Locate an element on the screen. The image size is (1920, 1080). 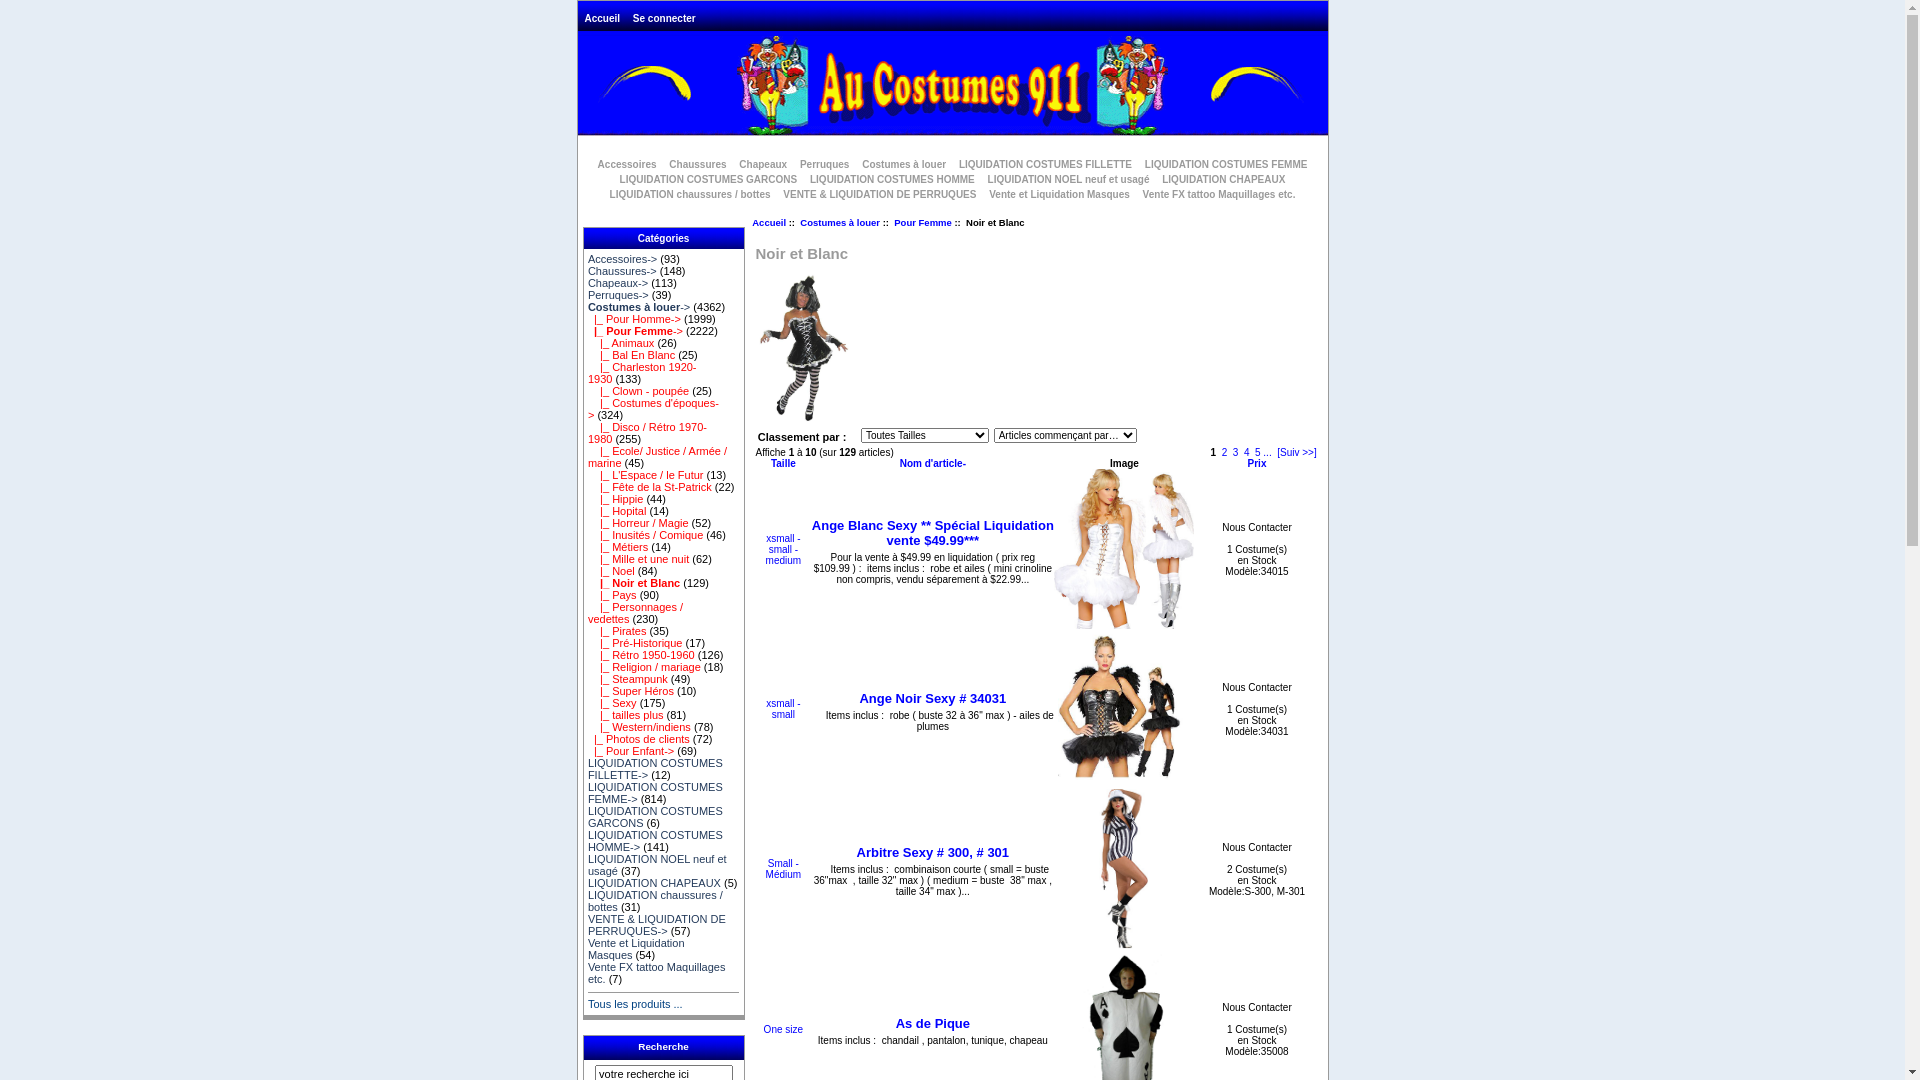
'Se connecter' is located at coordinates (664, 18).